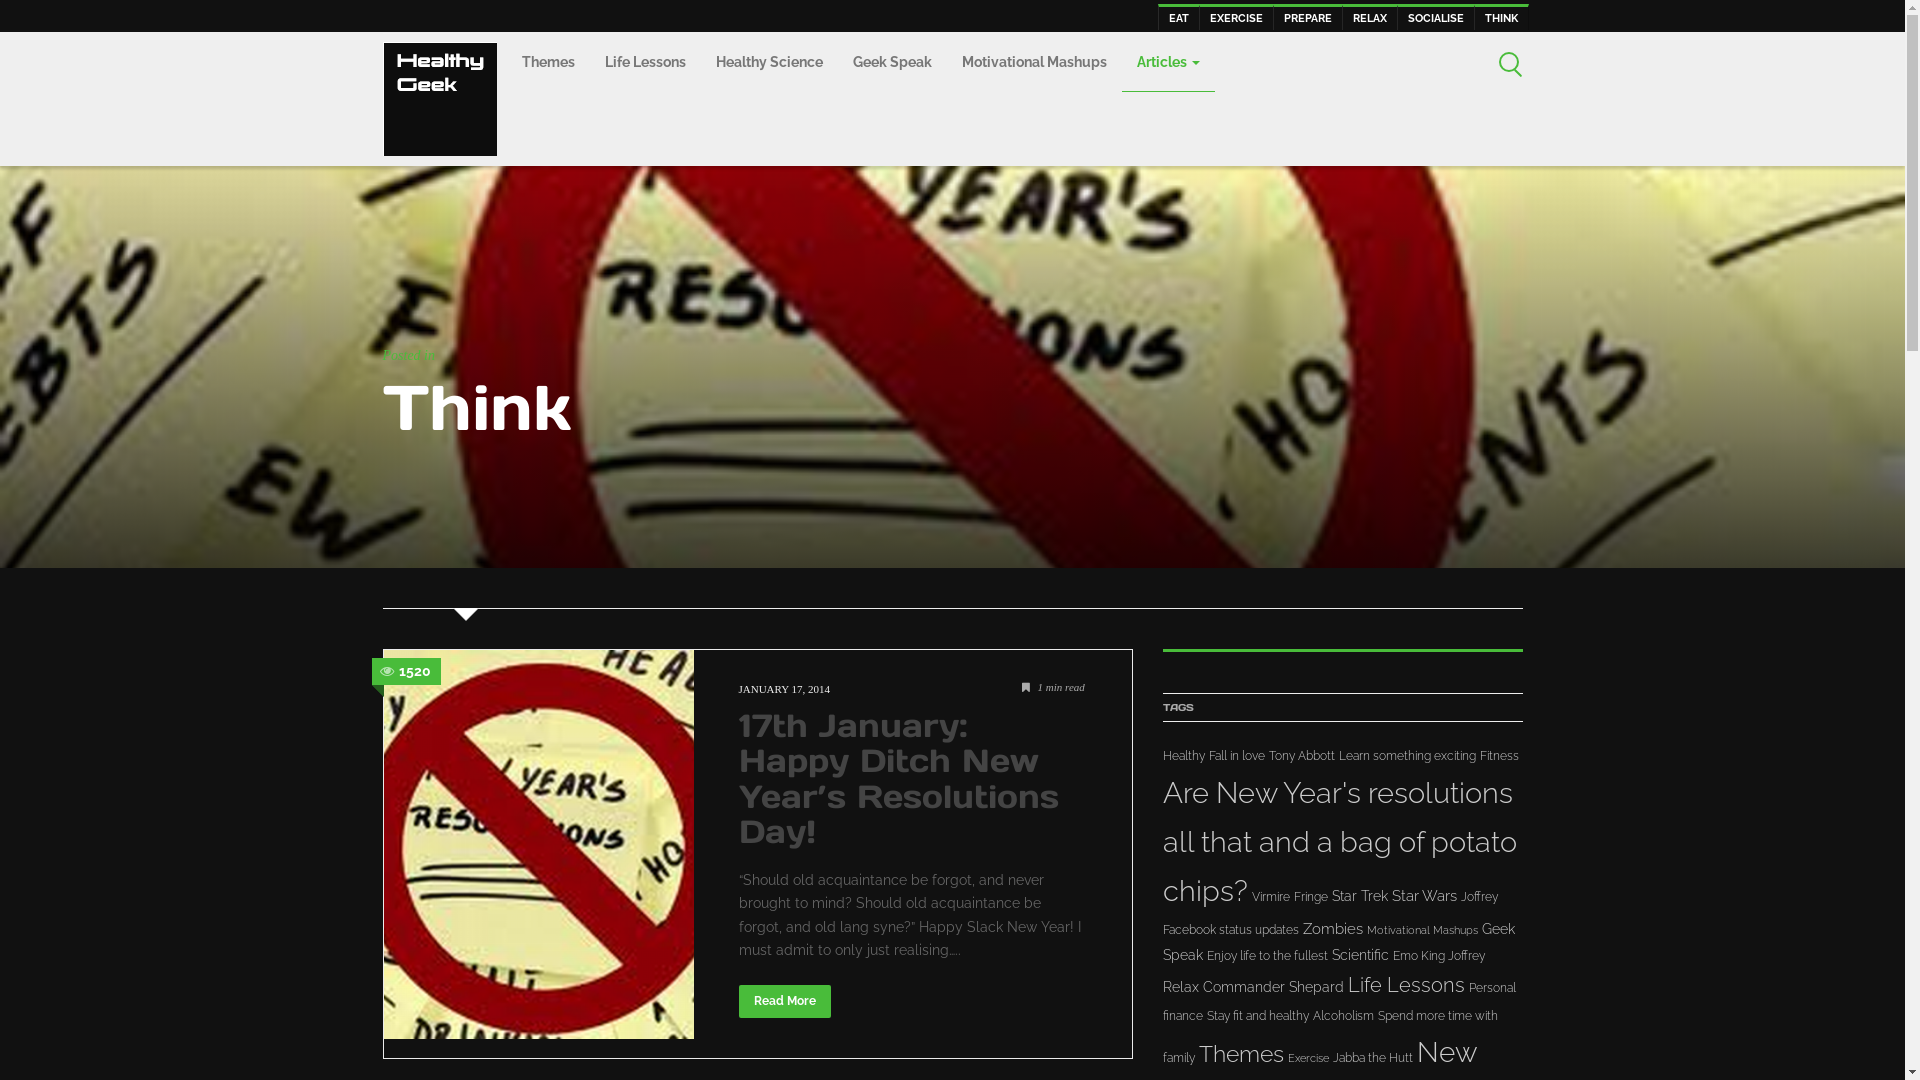 This screenshot has width=1920, height=1080. Describe the element at coordinates (1360, 954) in the screenshot. I see `'Scientific'` at that location.